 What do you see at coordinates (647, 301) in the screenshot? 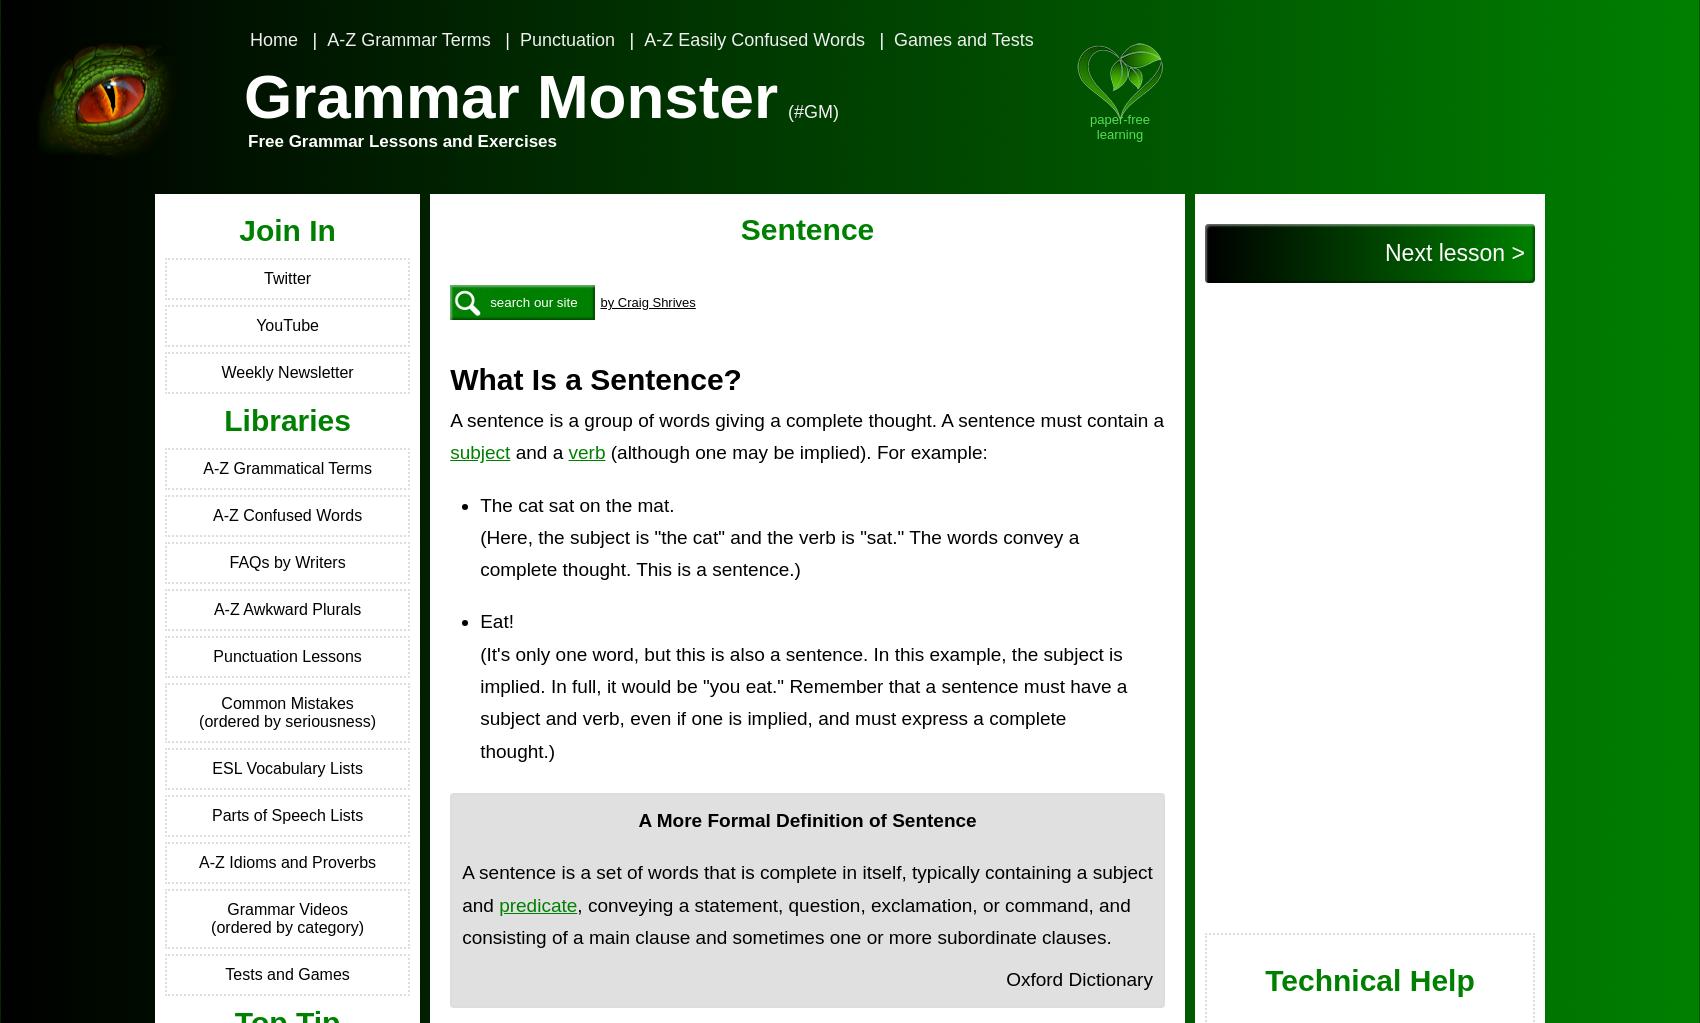
I see `'by Craig Shrives'` at bounding box center [647, 301].